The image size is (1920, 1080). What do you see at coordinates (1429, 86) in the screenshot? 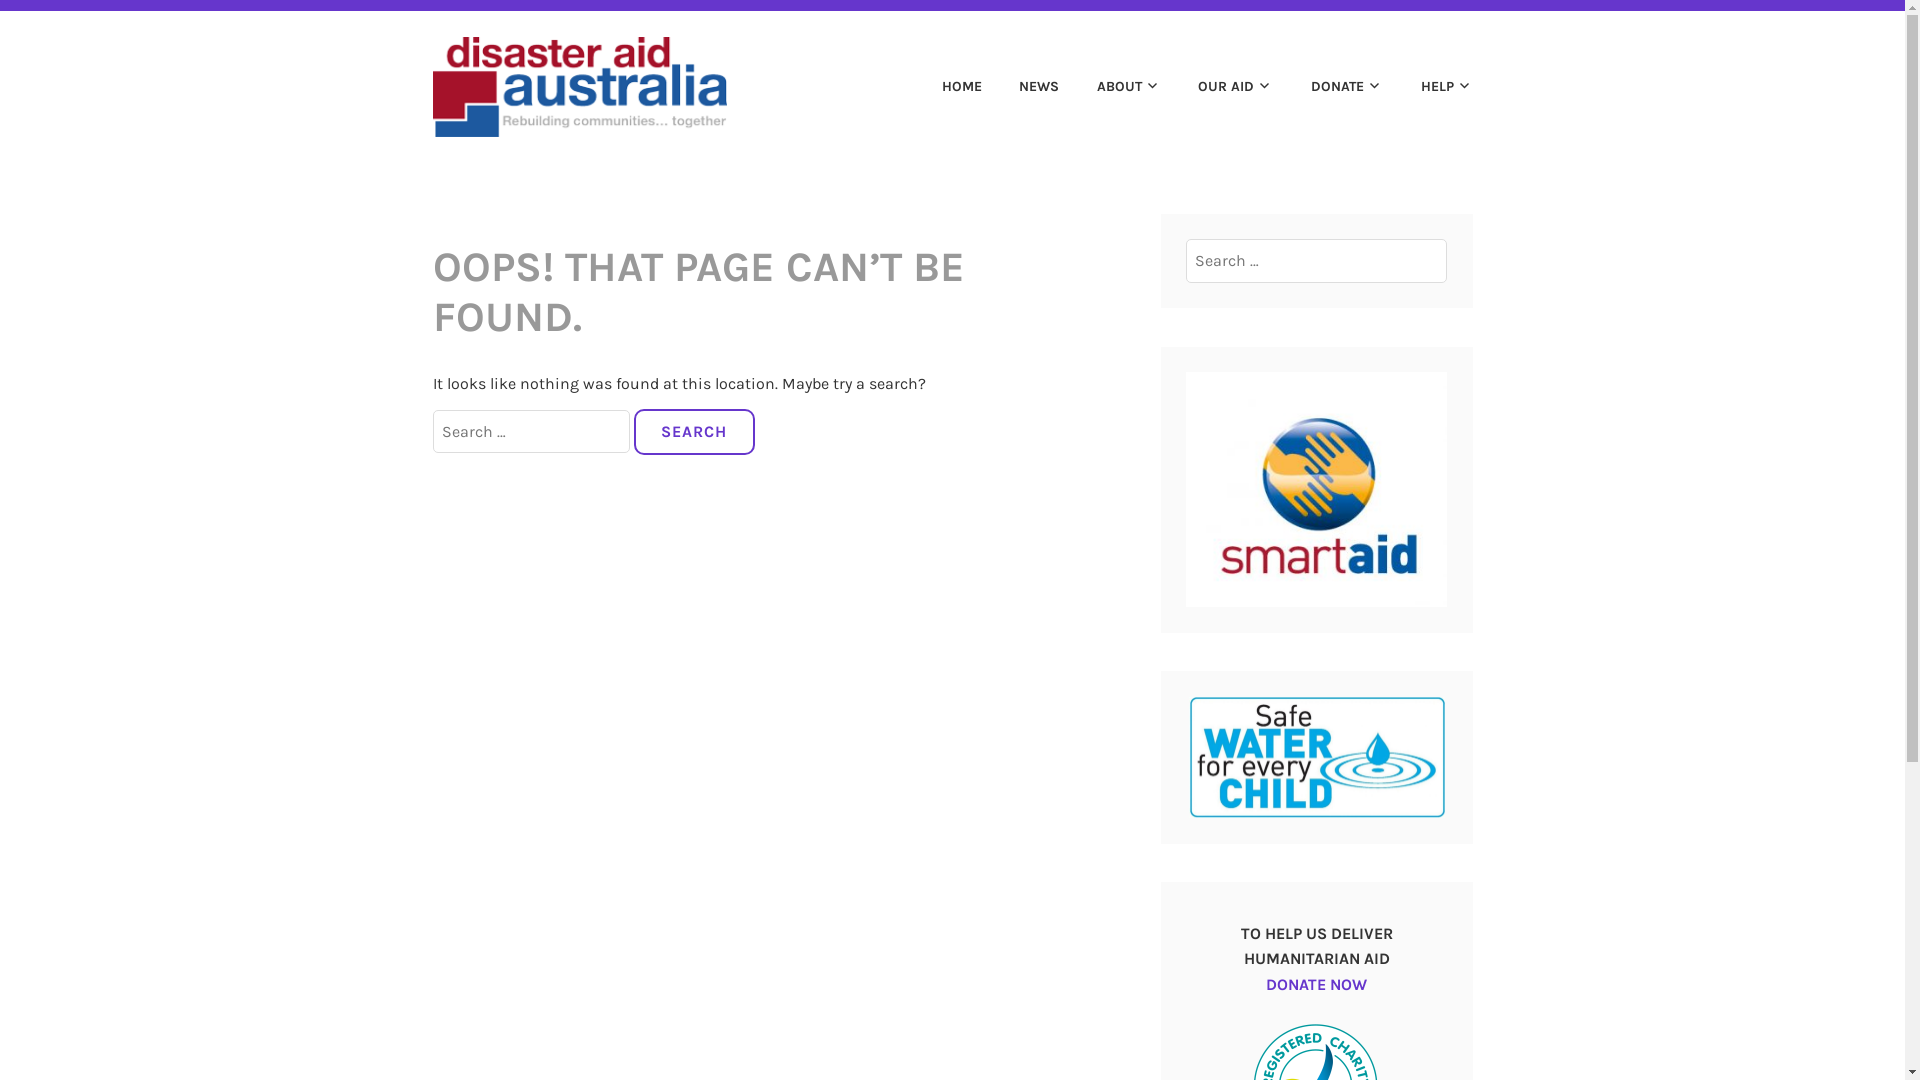
I see `'HELP'` at bounding box center [1429, 86].